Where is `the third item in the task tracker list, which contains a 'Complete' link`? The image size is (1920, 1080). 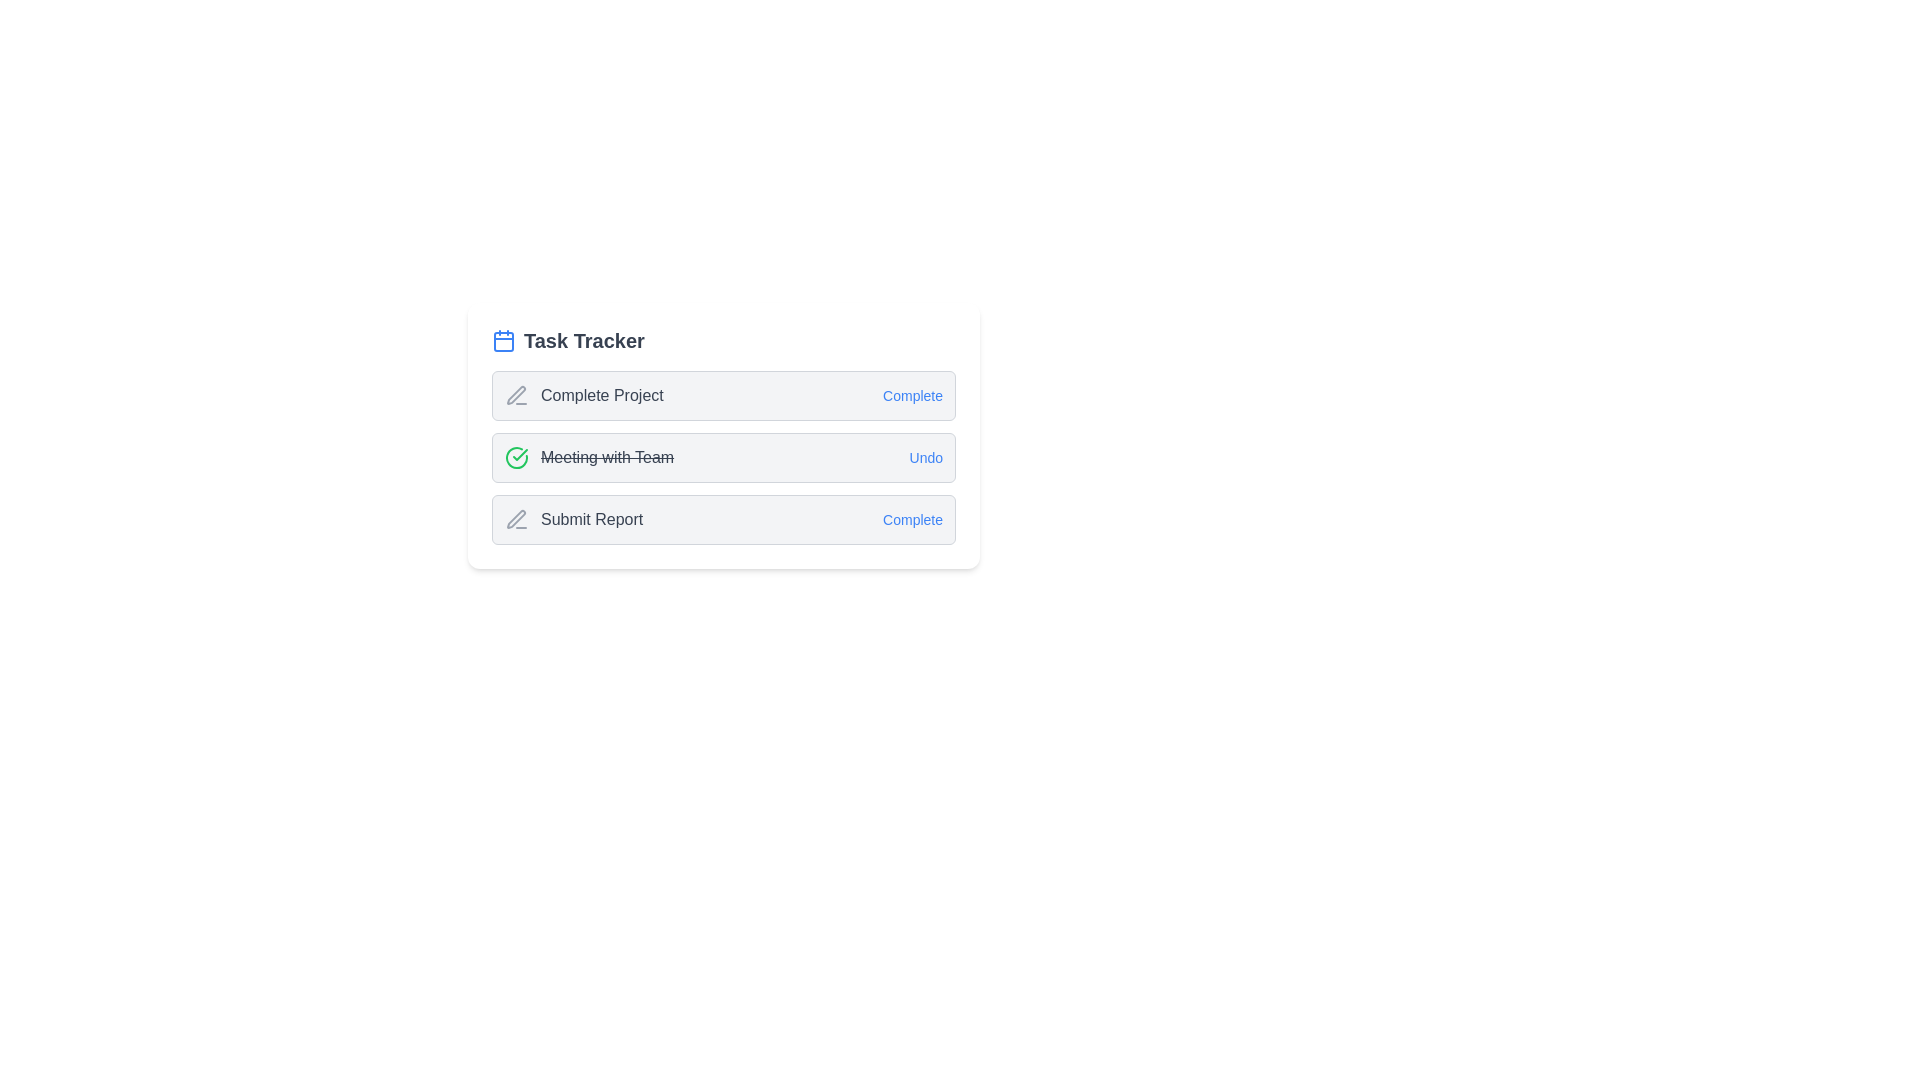
the third item in the task tracker list, which contains a 'Complete' link is located at coordinates (723, 519).